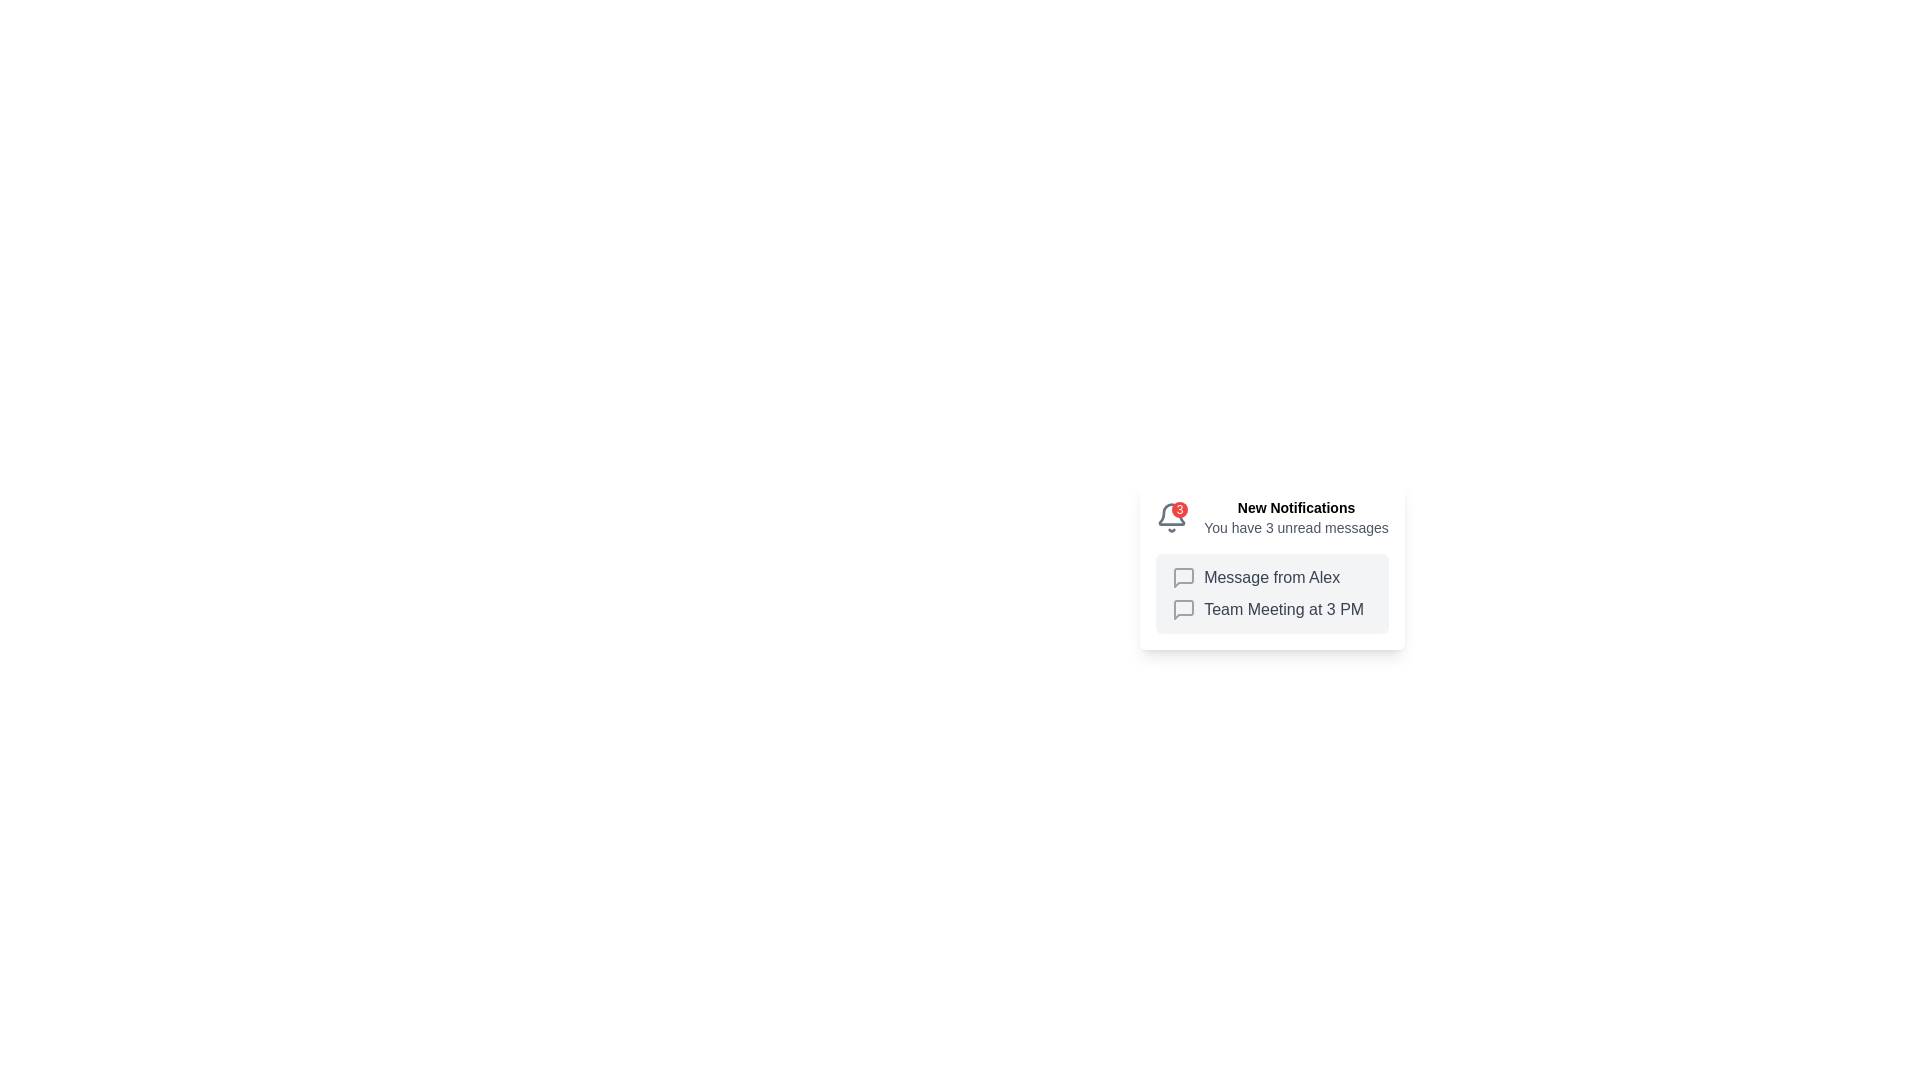 Image resolution: width=1920 pixels, height=1080 pixels. Describe the element at coordinates (1271, 578) in the screenshot. I see `the Notification Text with Icon that informs the user about a new message from Alex` at that location.